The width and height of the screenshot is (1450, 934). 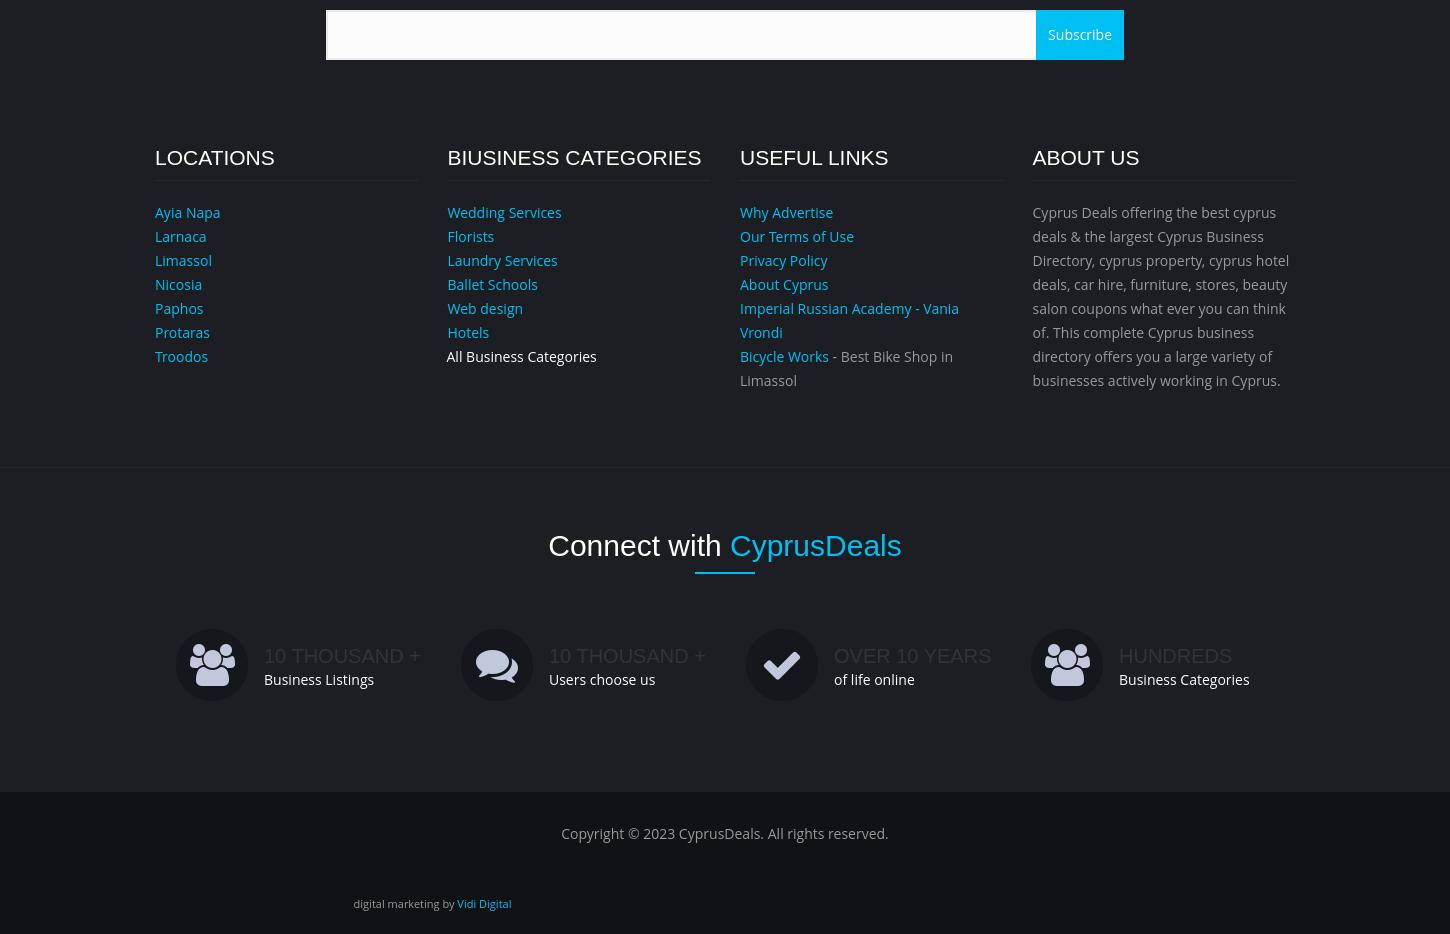 What do you see at coordinates (181, 260) in the screenshot?
I see `'Limassol'` at bounding box center [181, 260].